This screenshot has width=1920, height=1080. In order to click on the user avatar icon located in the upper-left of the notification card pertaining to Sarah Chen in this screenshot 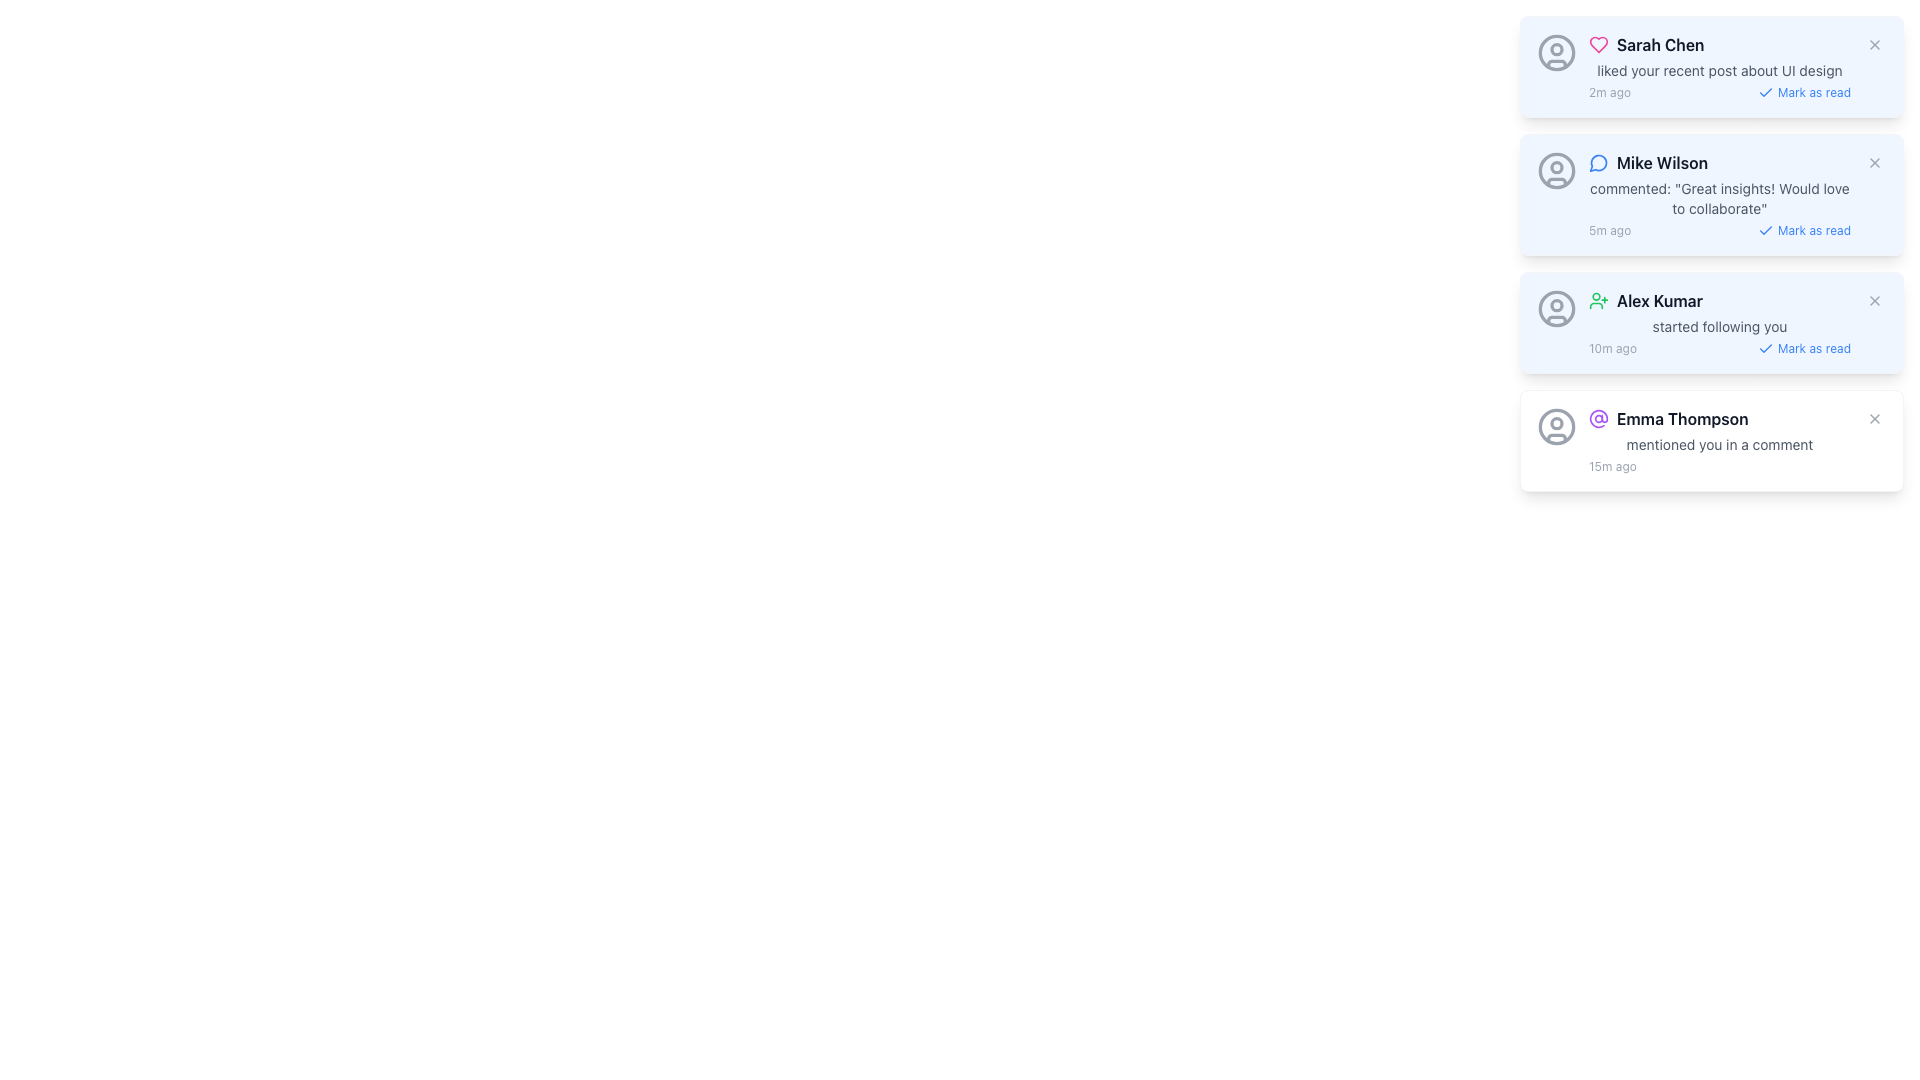, I will do `click(1555, 52)`.